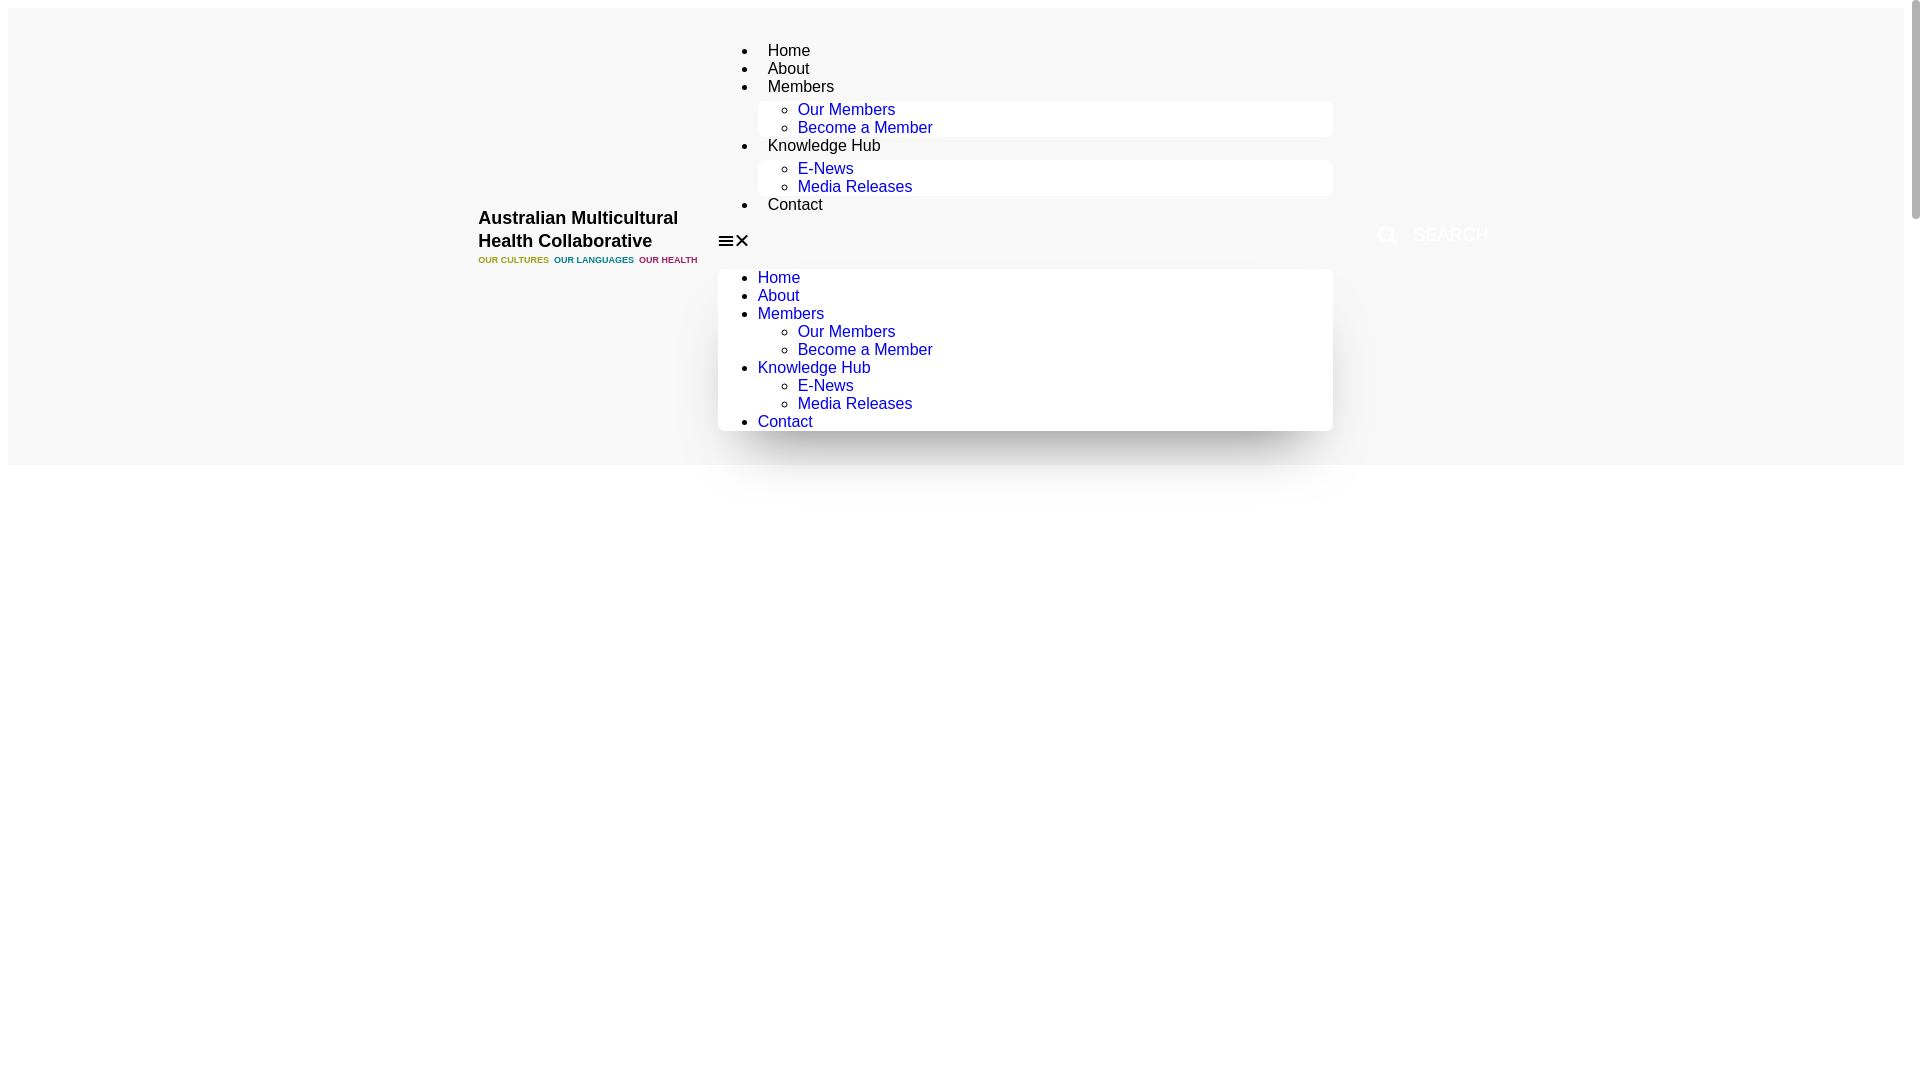 This screenshot has height=1080, width=1920. What do you see at coordinates (1362, 234) in the screenshot?
I see `'SEARCH'` at bounding box center [1362, 234].